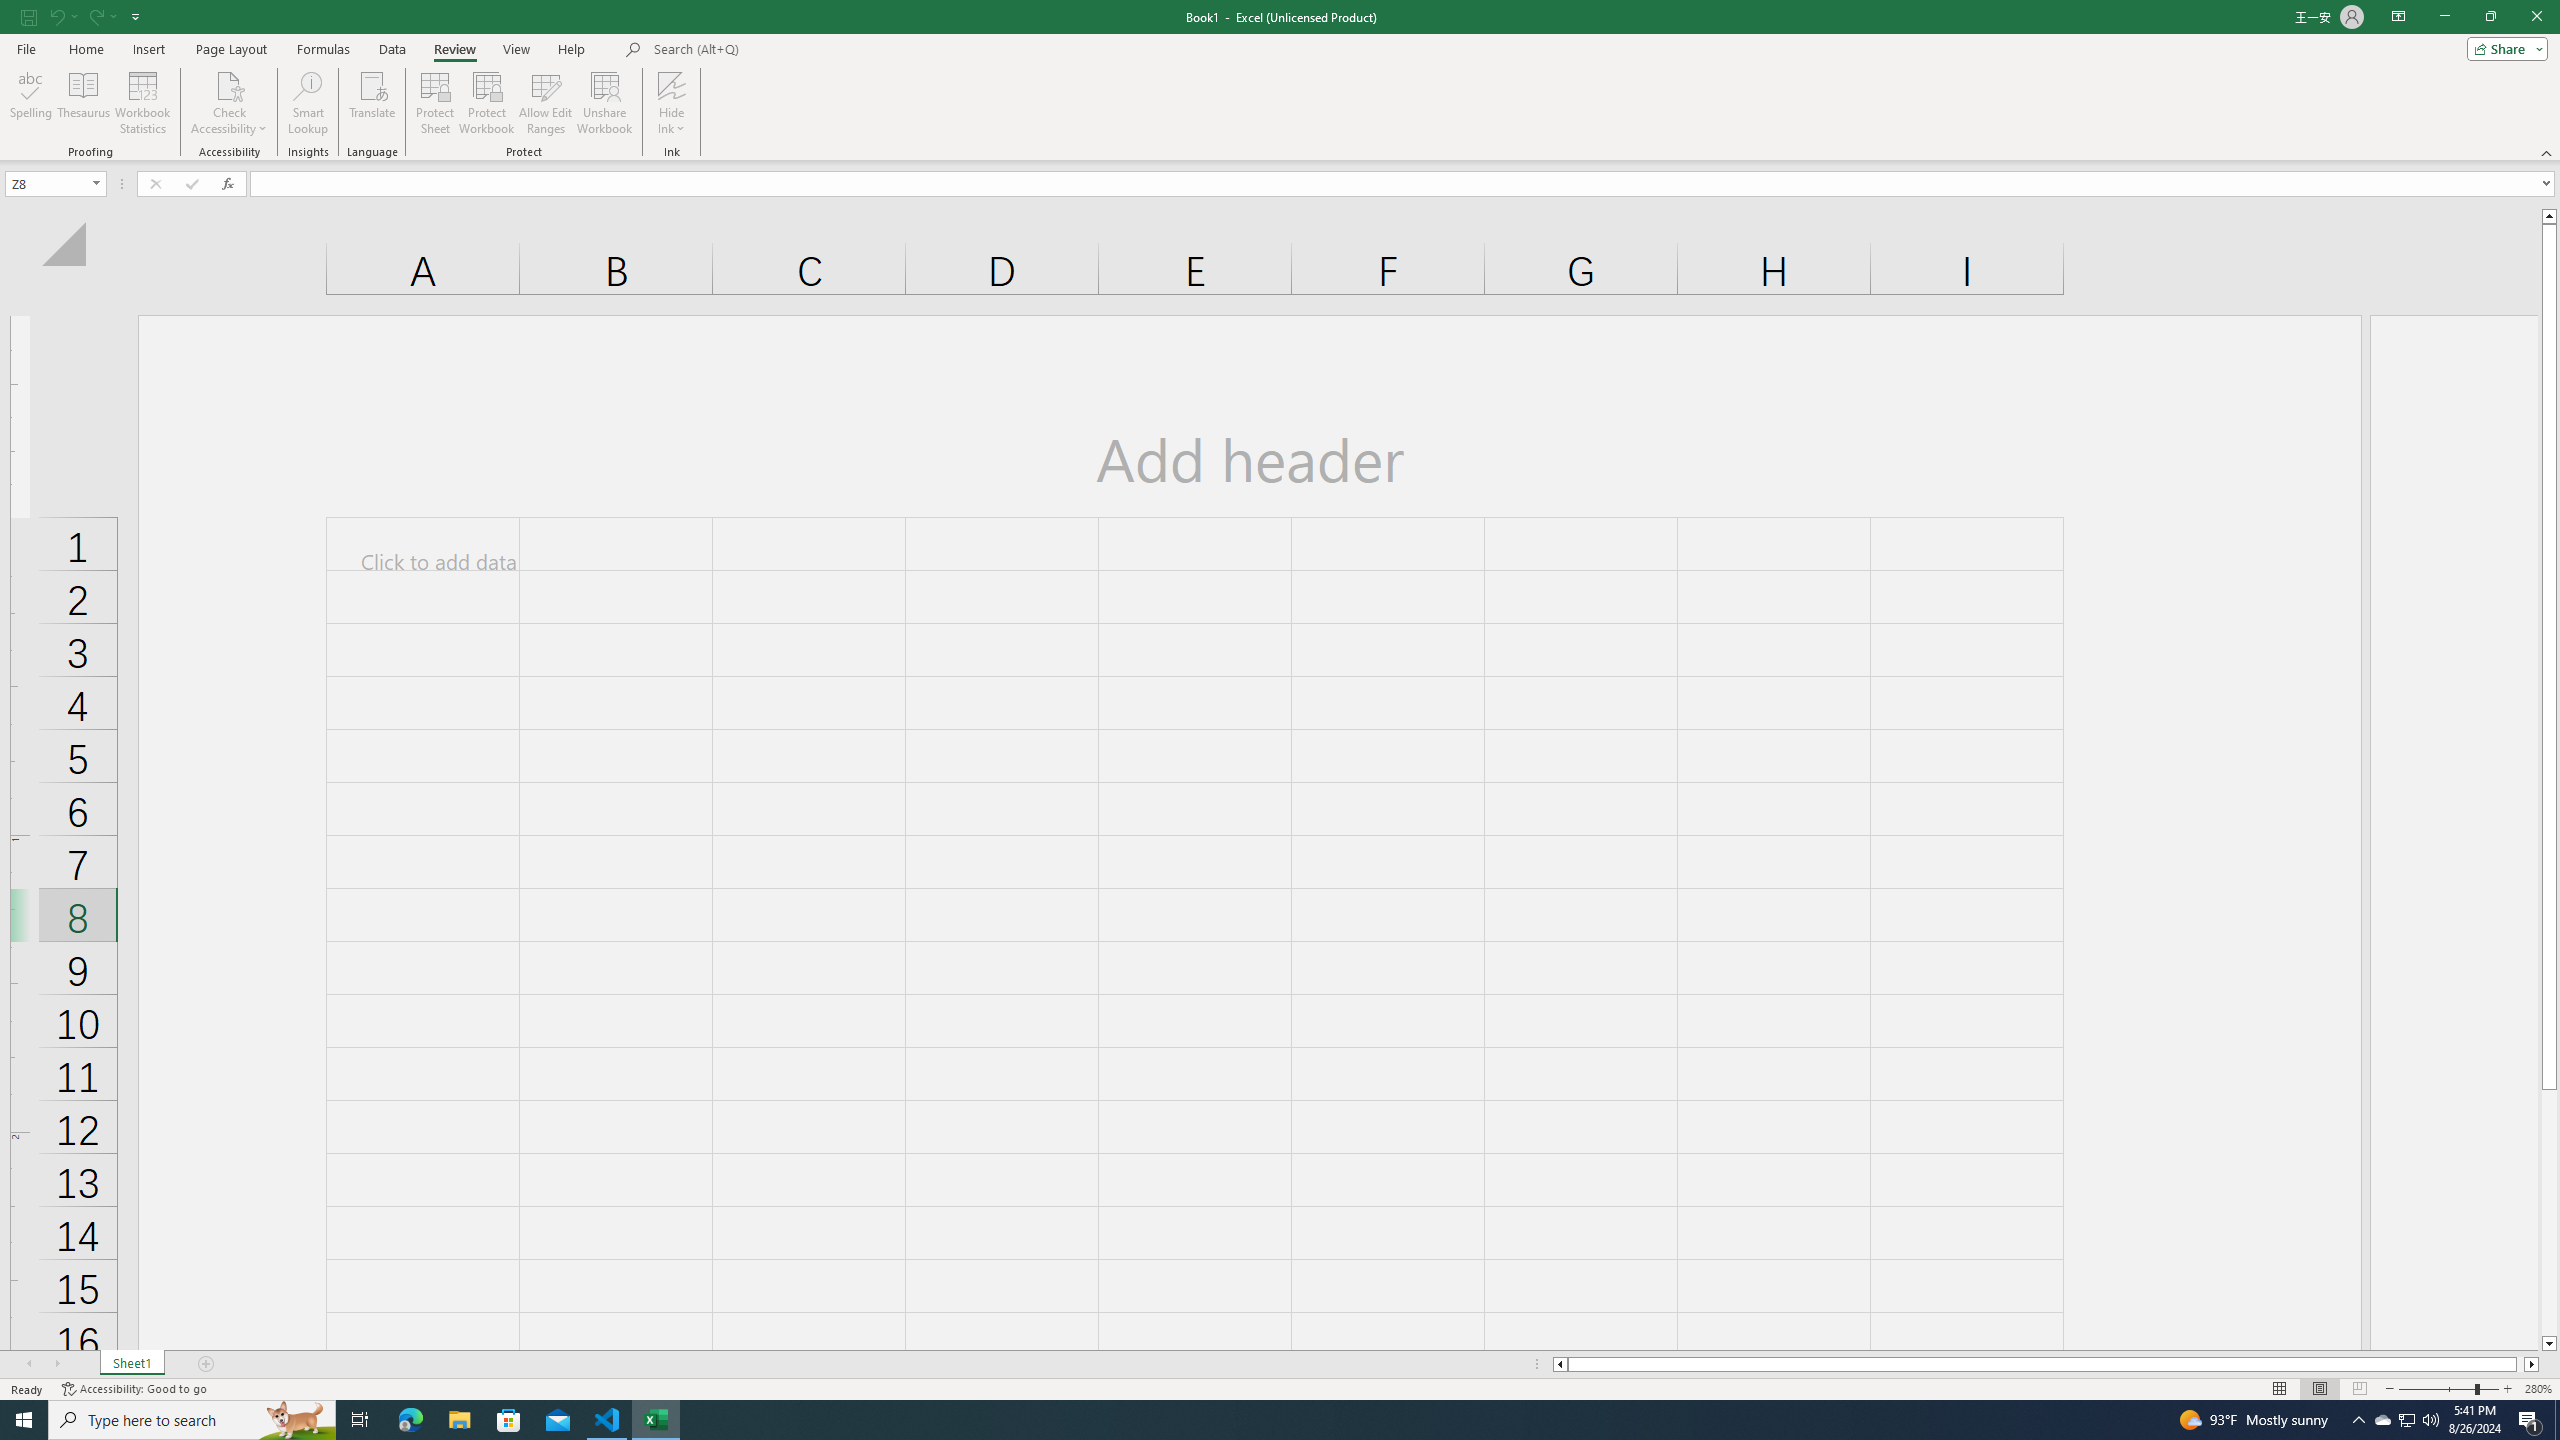 The image size is (2560, 1440). Describe the element at coordinates (205, 1363) in the screenshot. I see `'Add Sheet'` at that location.